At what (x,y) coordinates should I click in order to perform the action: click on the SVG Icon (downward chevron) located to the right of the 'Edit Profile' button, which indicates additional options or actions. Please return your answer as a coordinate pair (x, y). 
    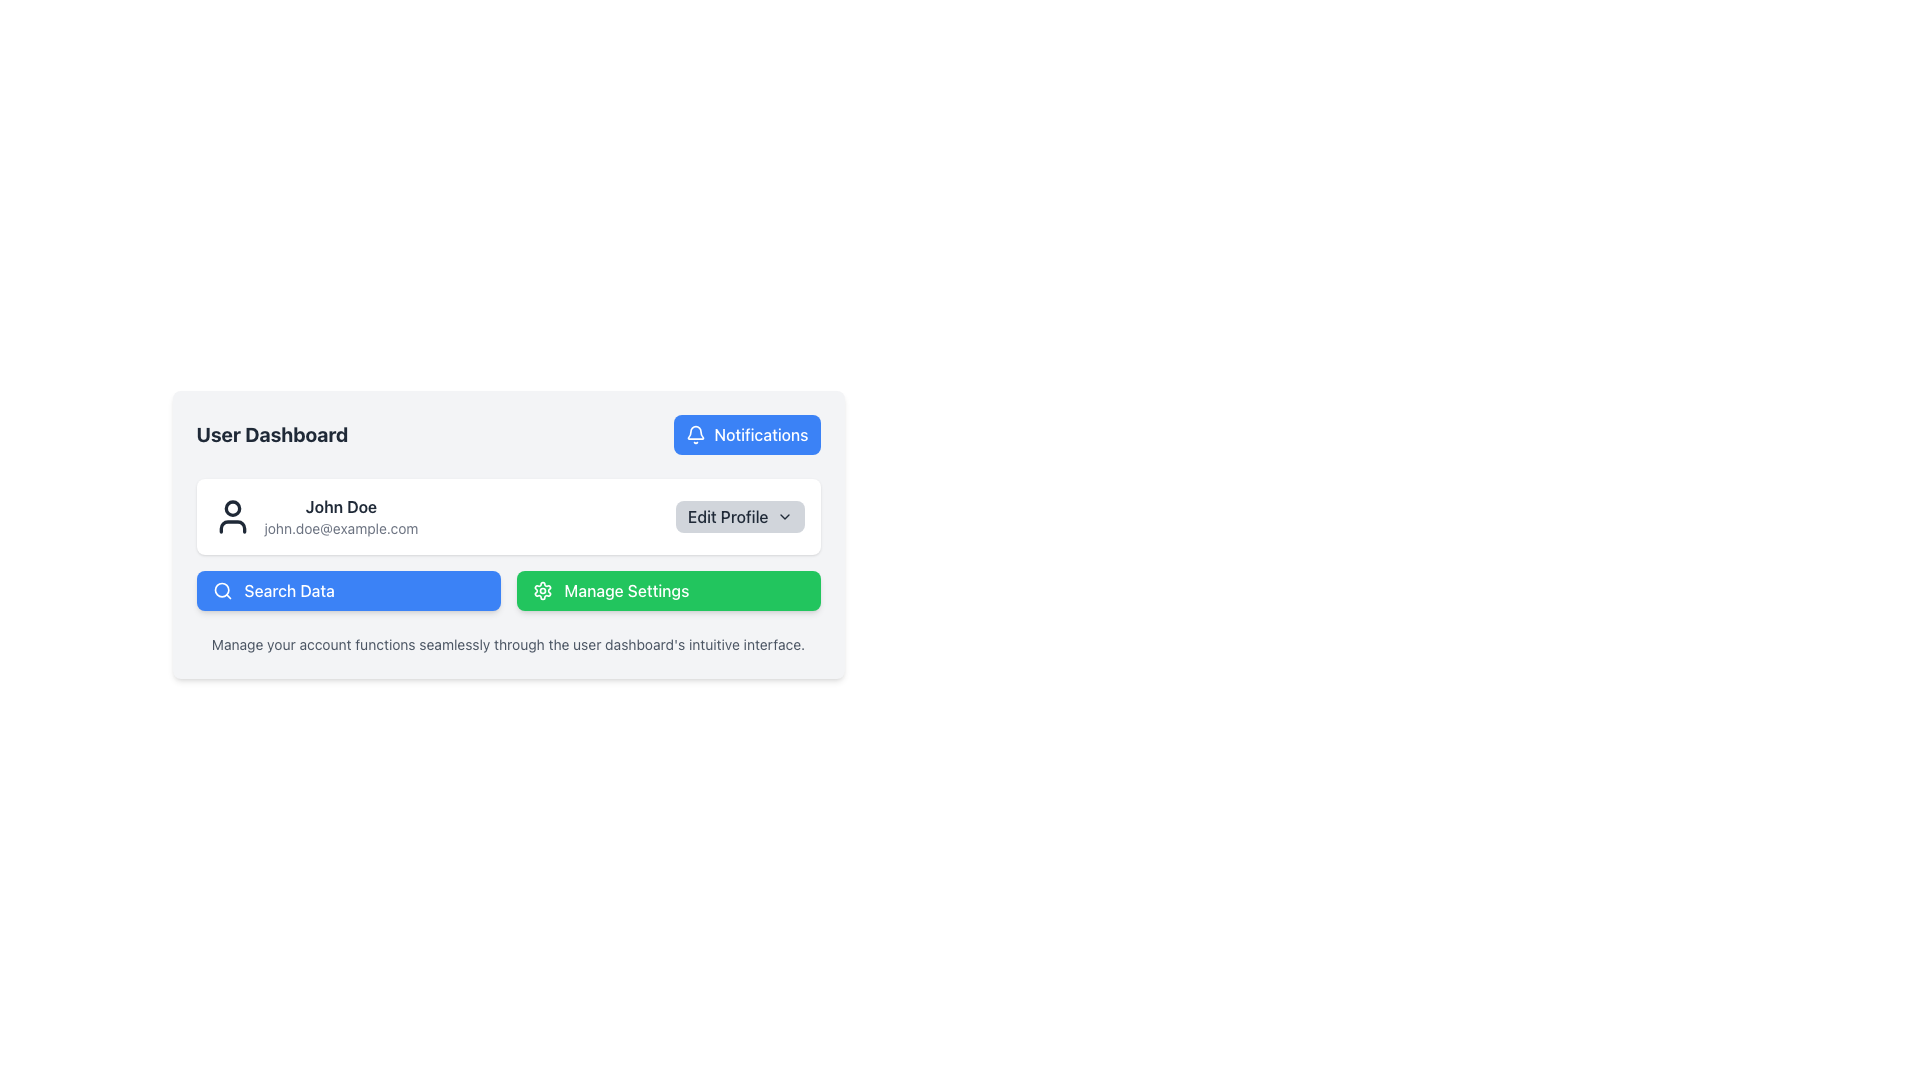
    Looking at the image, I should click on (783, 515).